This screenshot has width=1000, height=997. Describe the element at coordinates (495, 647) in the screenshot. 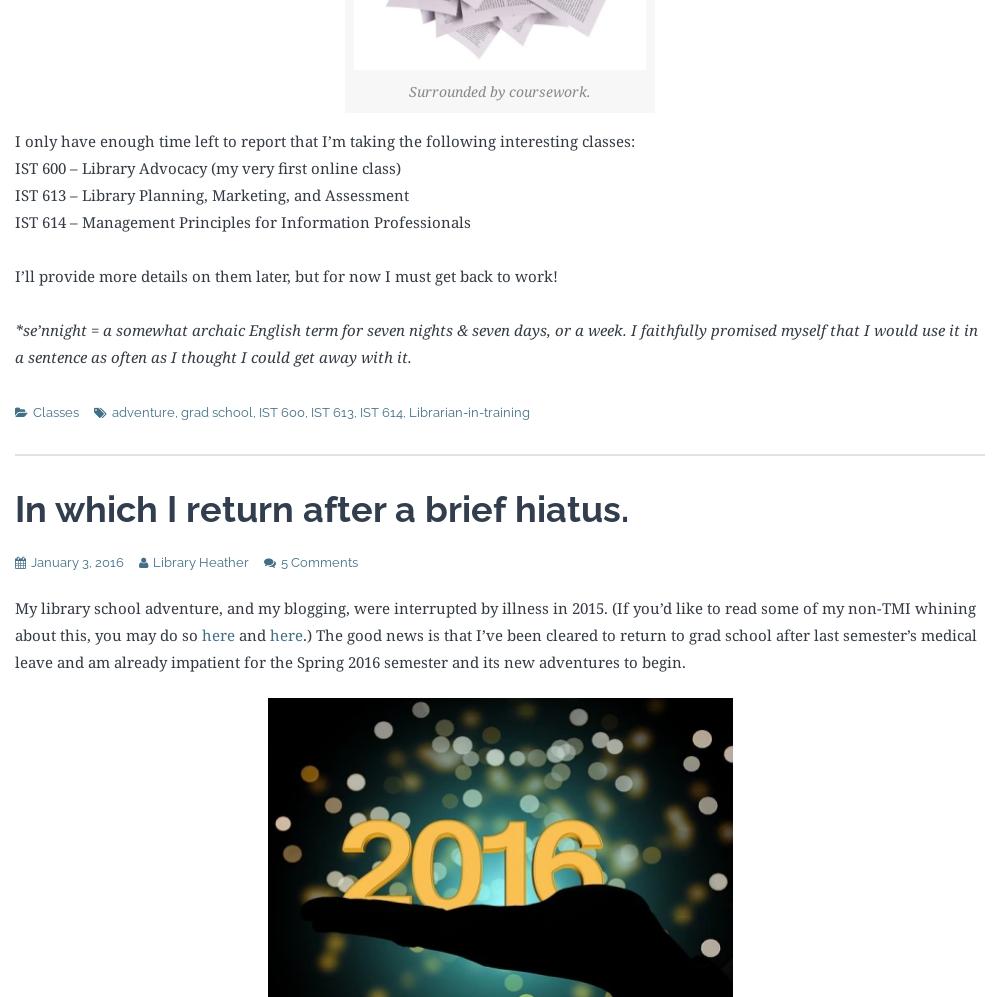

I see `'.) The good news is that I’ve been cleared to return to grad school after last semester’s medical leave and am already impatient for the Spring 2016 semester and its new adventures to begin.'` at that location.